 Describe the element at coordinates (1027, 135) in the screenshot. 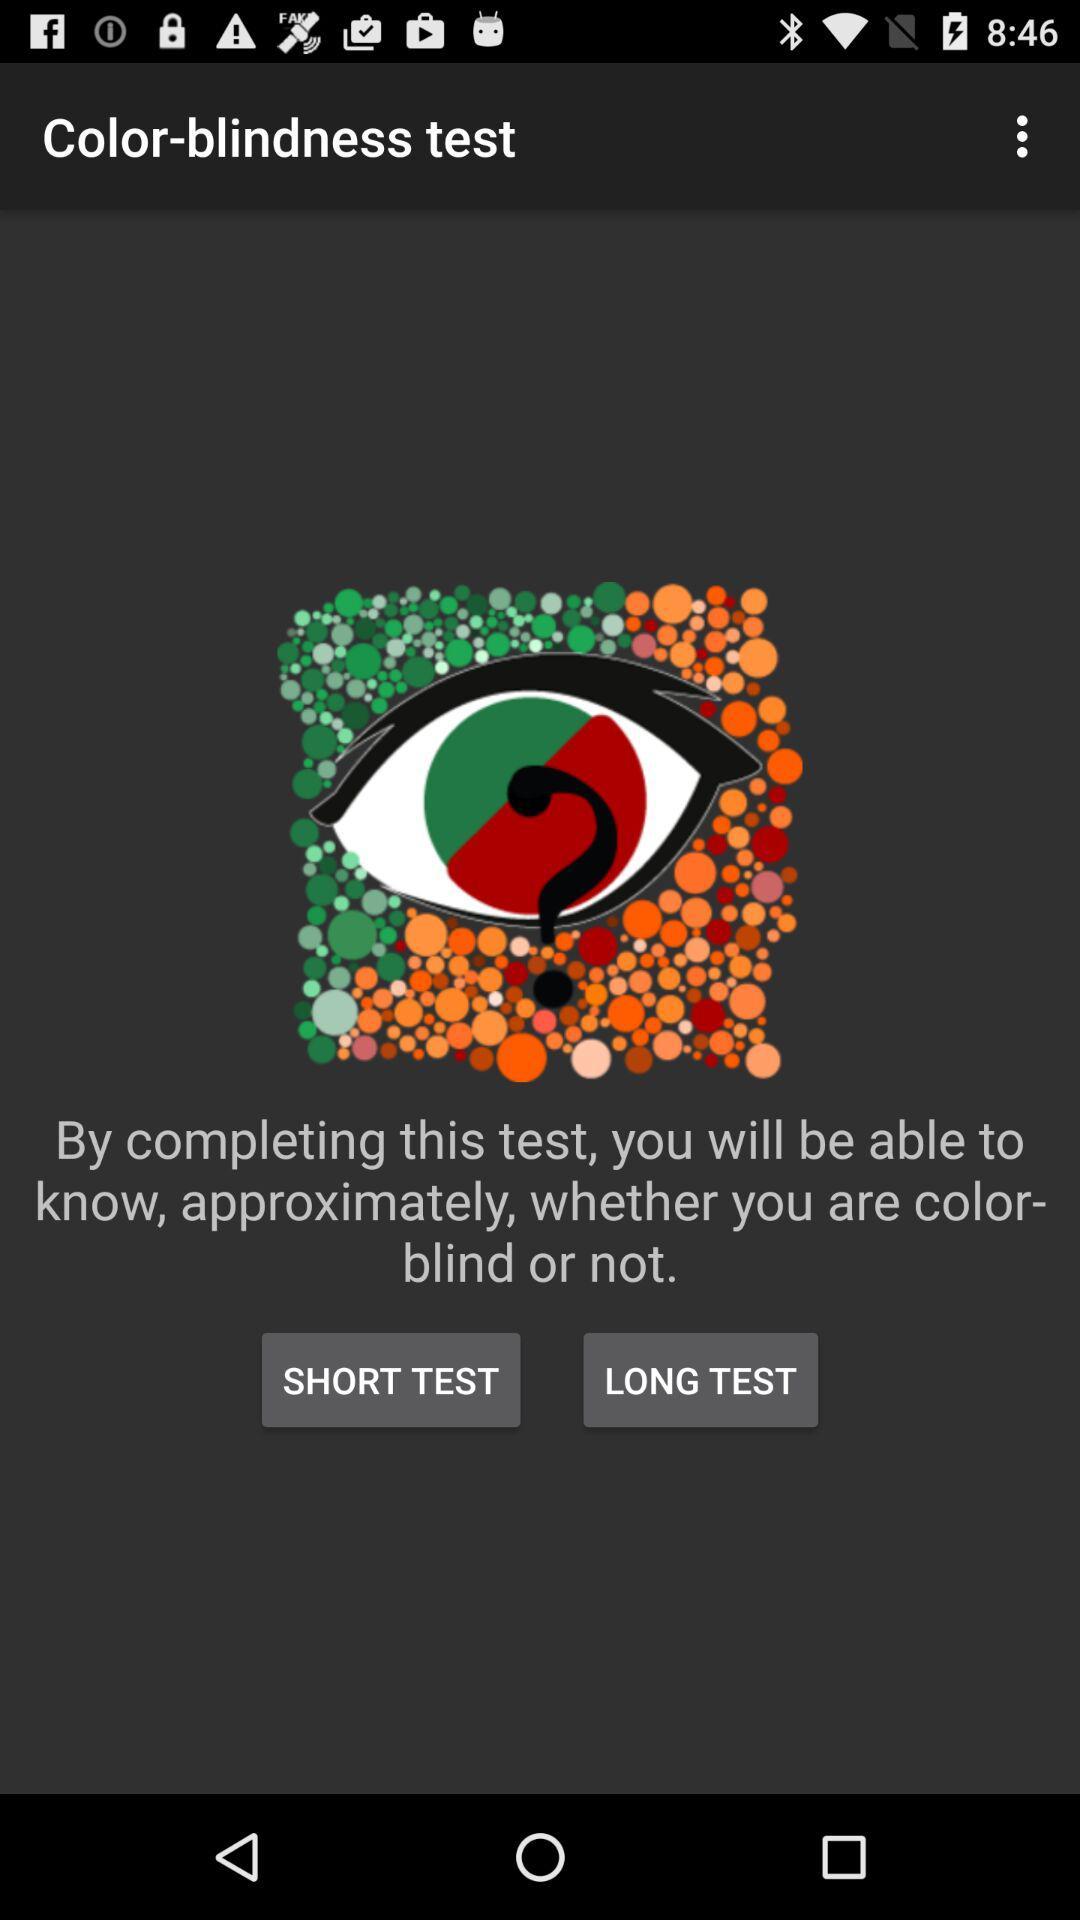

I see `the app to the right of color-blindness test` at that location.